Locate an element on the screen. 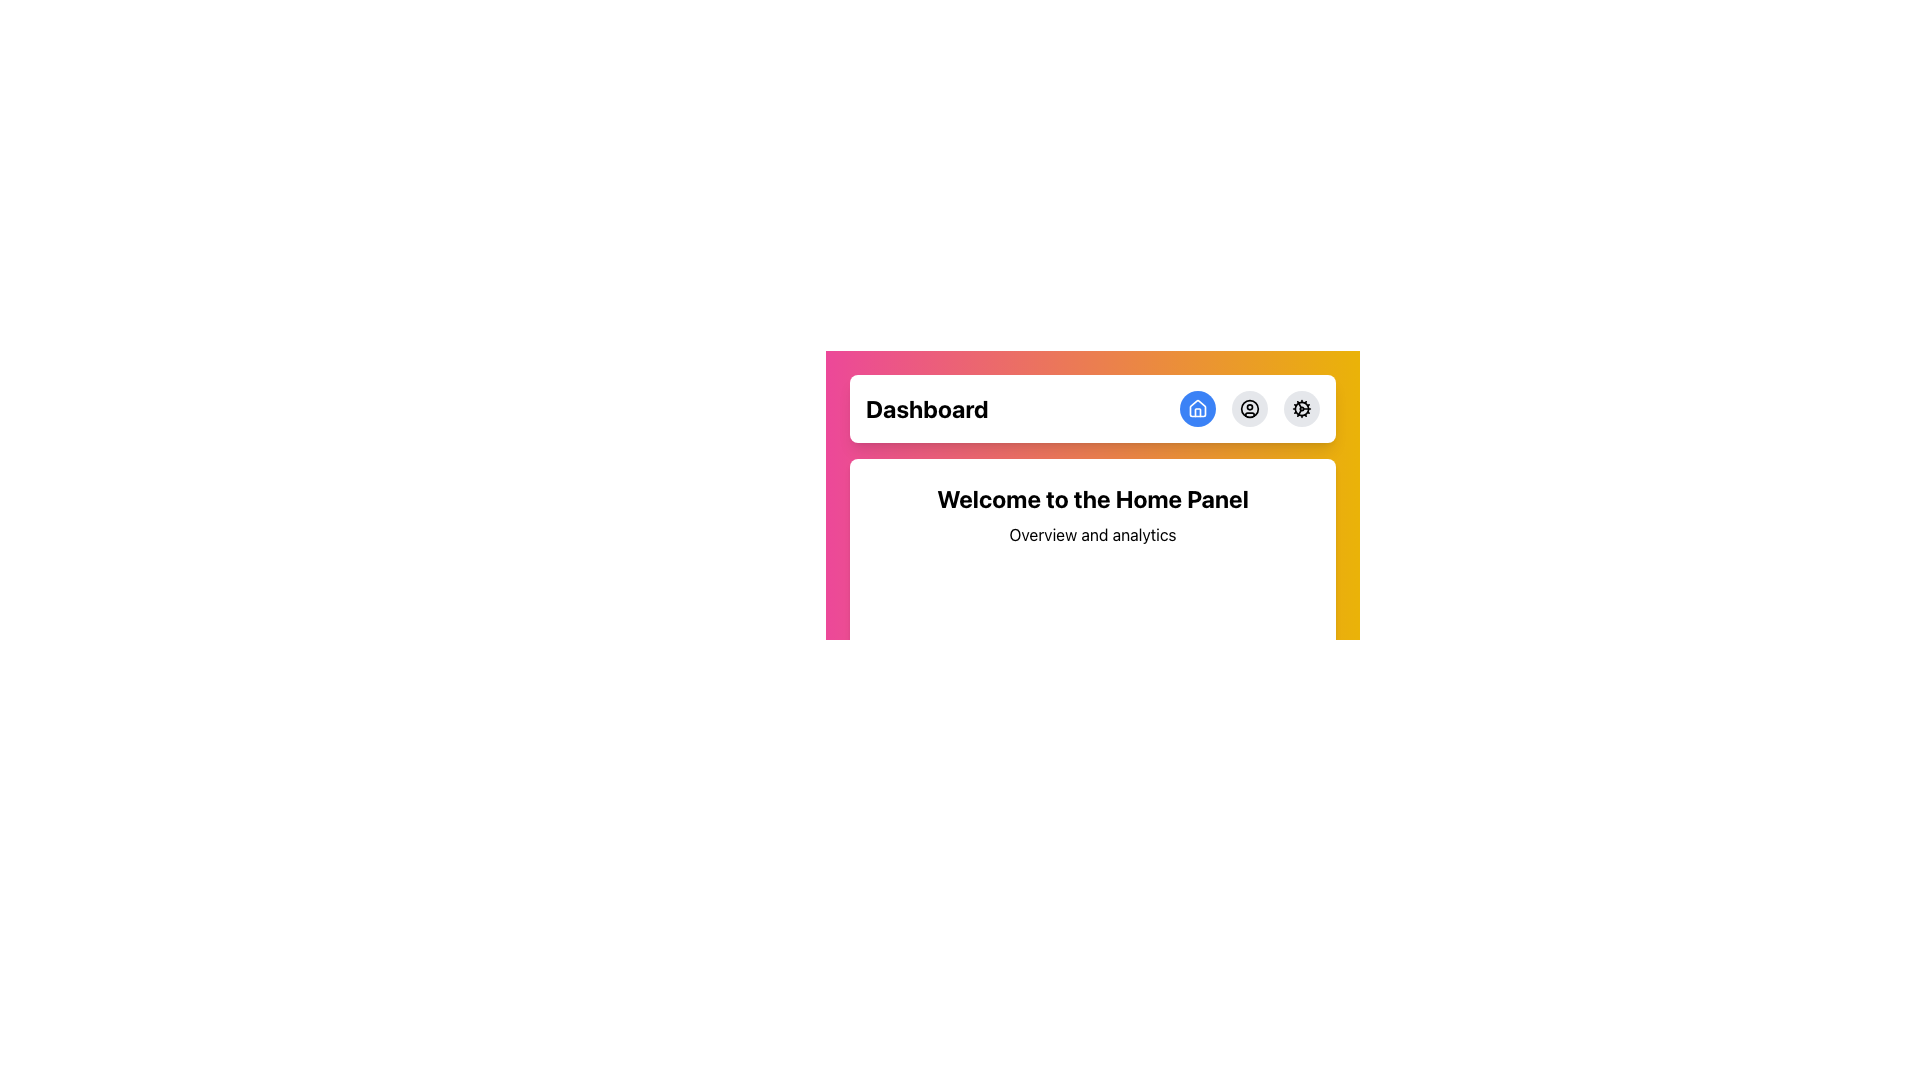 The width and height of the screenshot is (1920, 1080). the decorative SVG Circle that represents the user profile icon located in the header menu bar is located at coordinates (1248, 407).